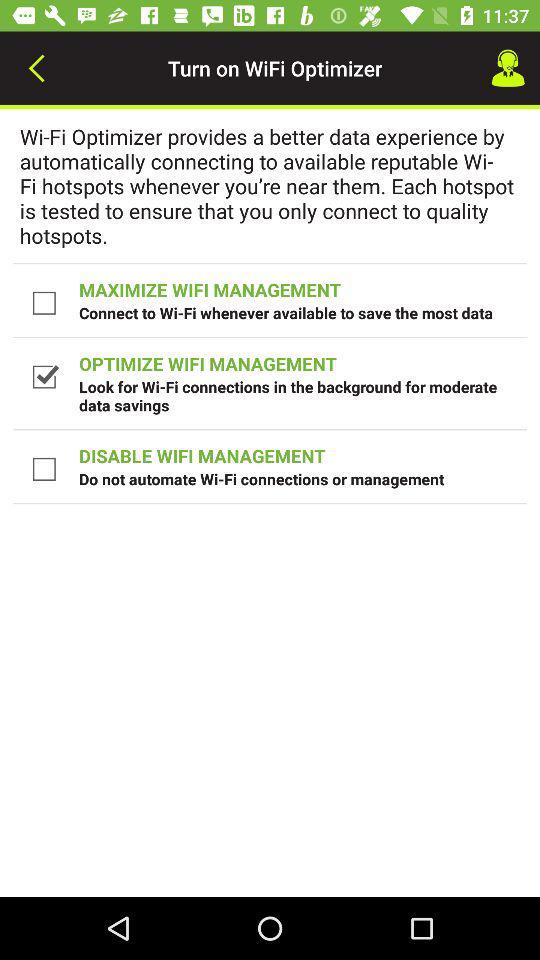 The image size is (540, 960). Describe the element at coordinates (508, 68) in the screenshot. I see `icon next to the turn on wifi icon` at that location.